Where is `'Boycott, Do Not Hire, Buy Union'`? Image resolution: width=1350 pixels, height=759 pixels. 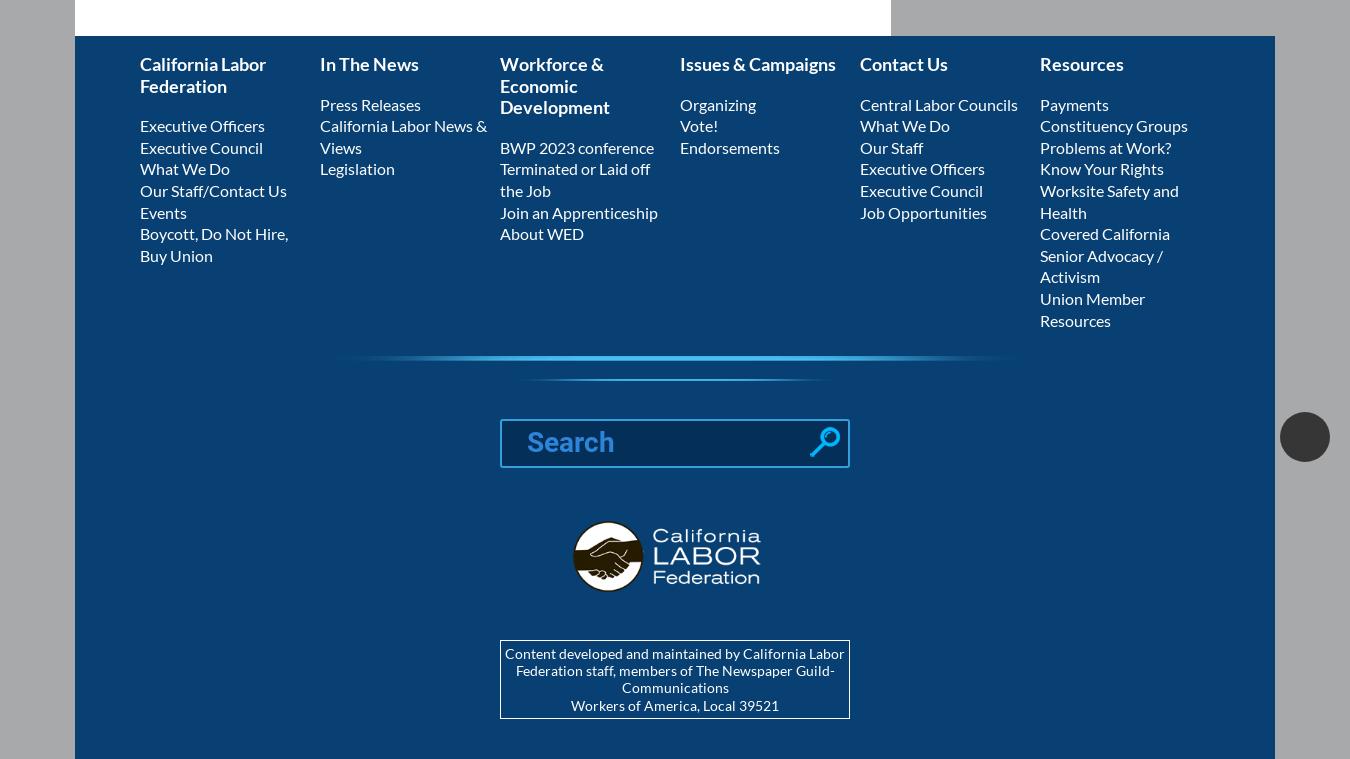 'Boycott, Do Not Hire, Buy Union' is located at coordinates (213, 244).